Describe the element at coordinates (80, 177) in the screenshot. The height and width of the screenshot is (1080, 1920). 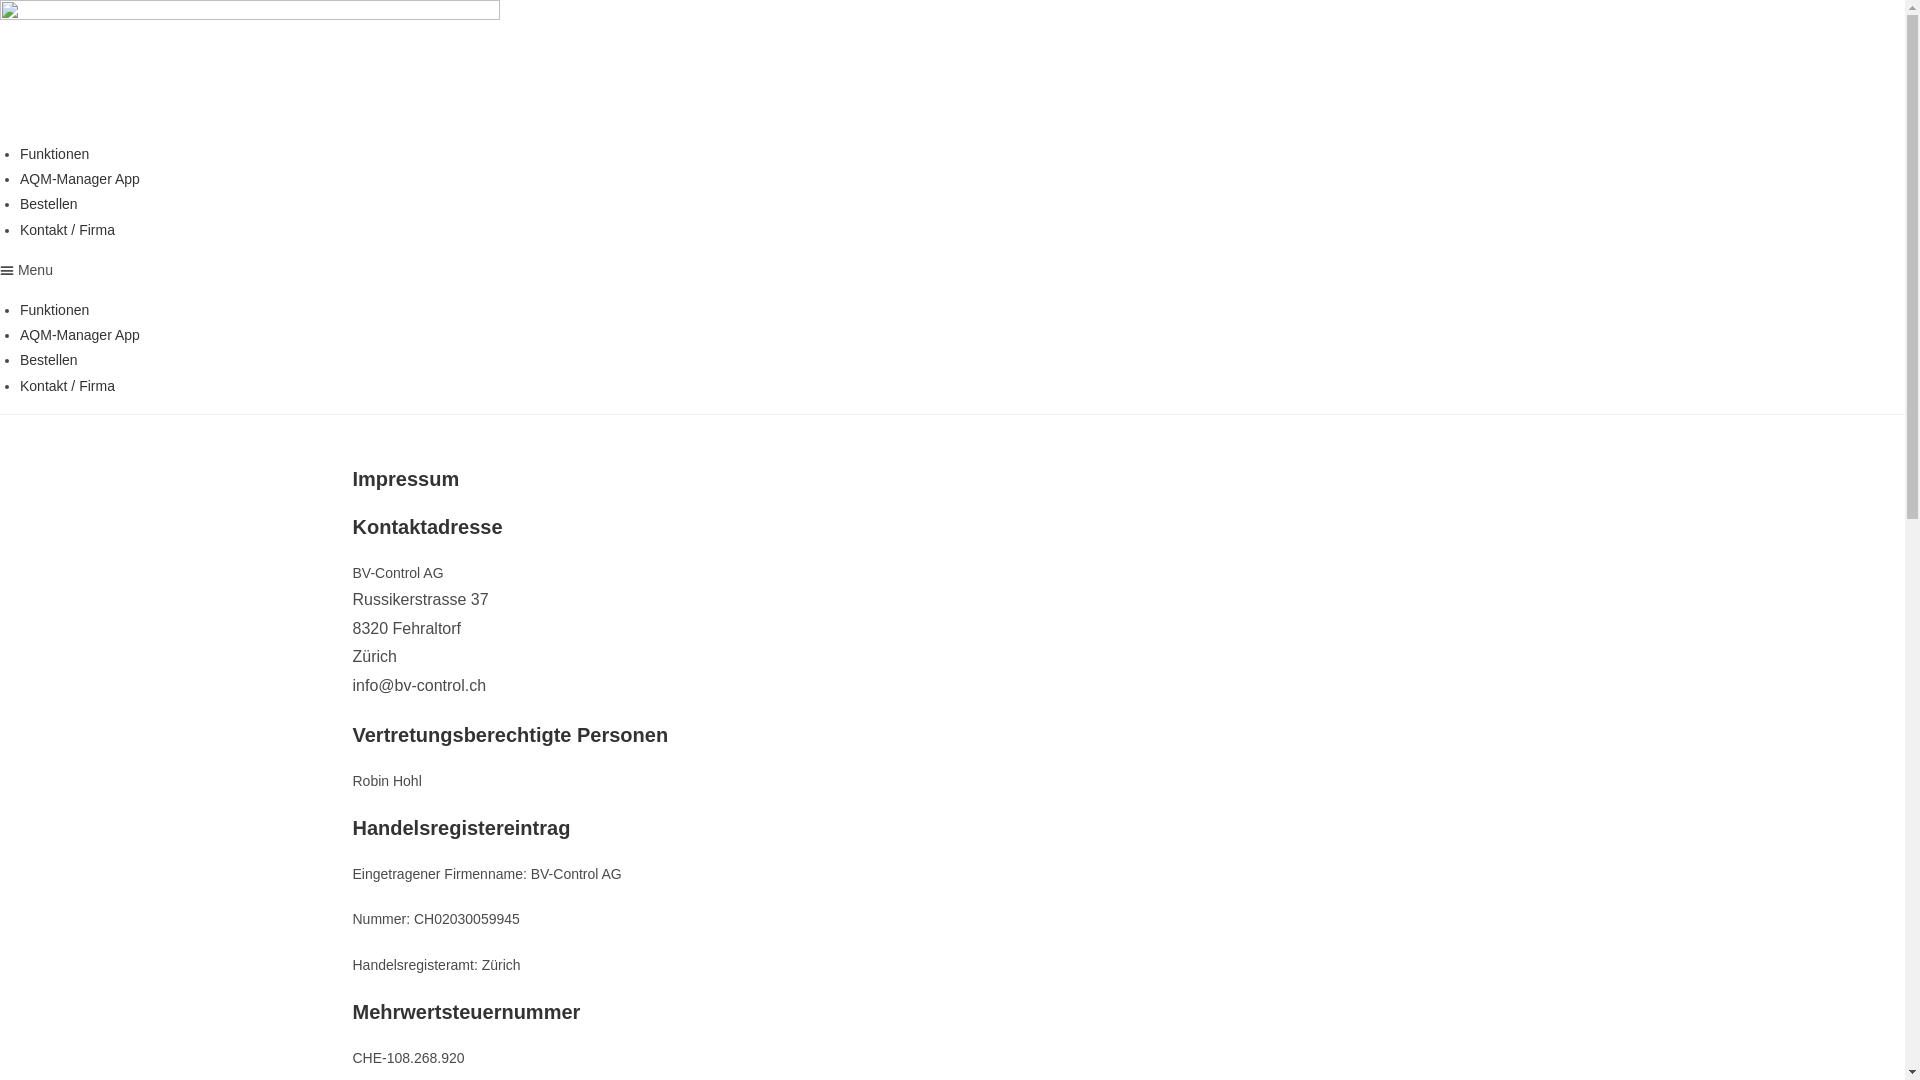
I see `'AQM-Manager App'` at that location.